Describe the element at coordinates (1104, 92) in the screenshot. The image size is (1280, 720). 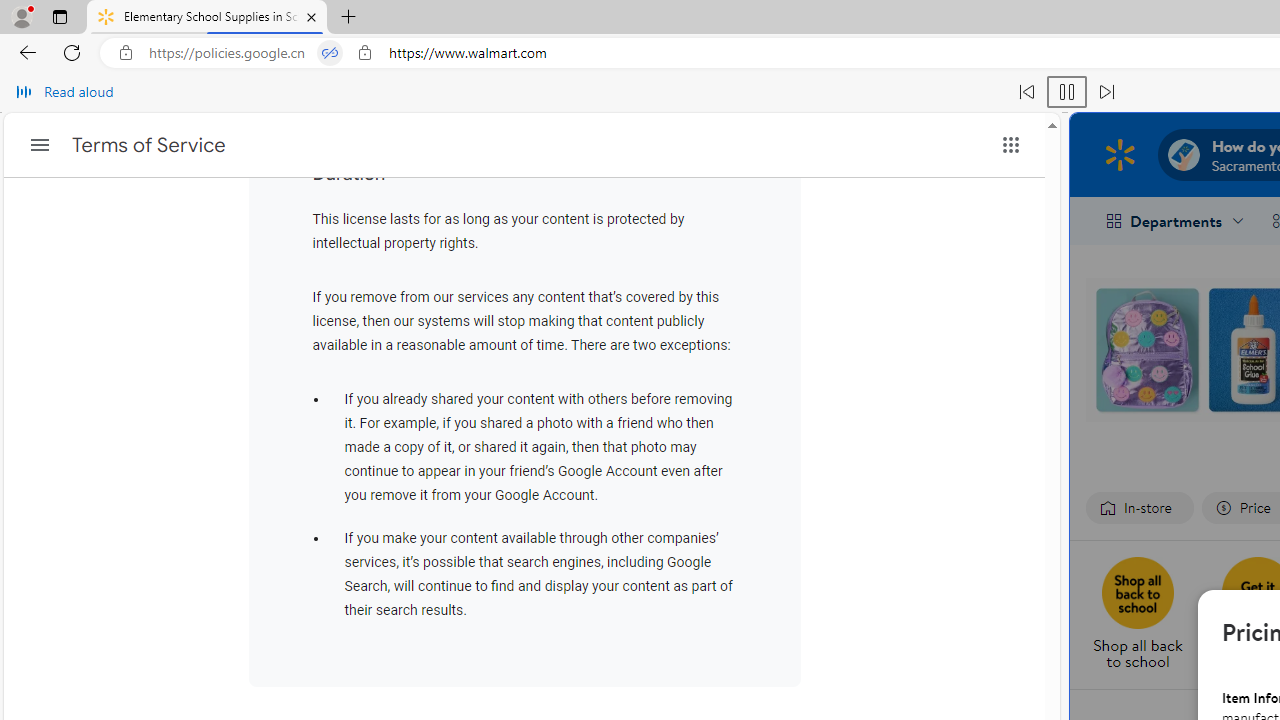
I see `'Read next paragraph'` at that location.